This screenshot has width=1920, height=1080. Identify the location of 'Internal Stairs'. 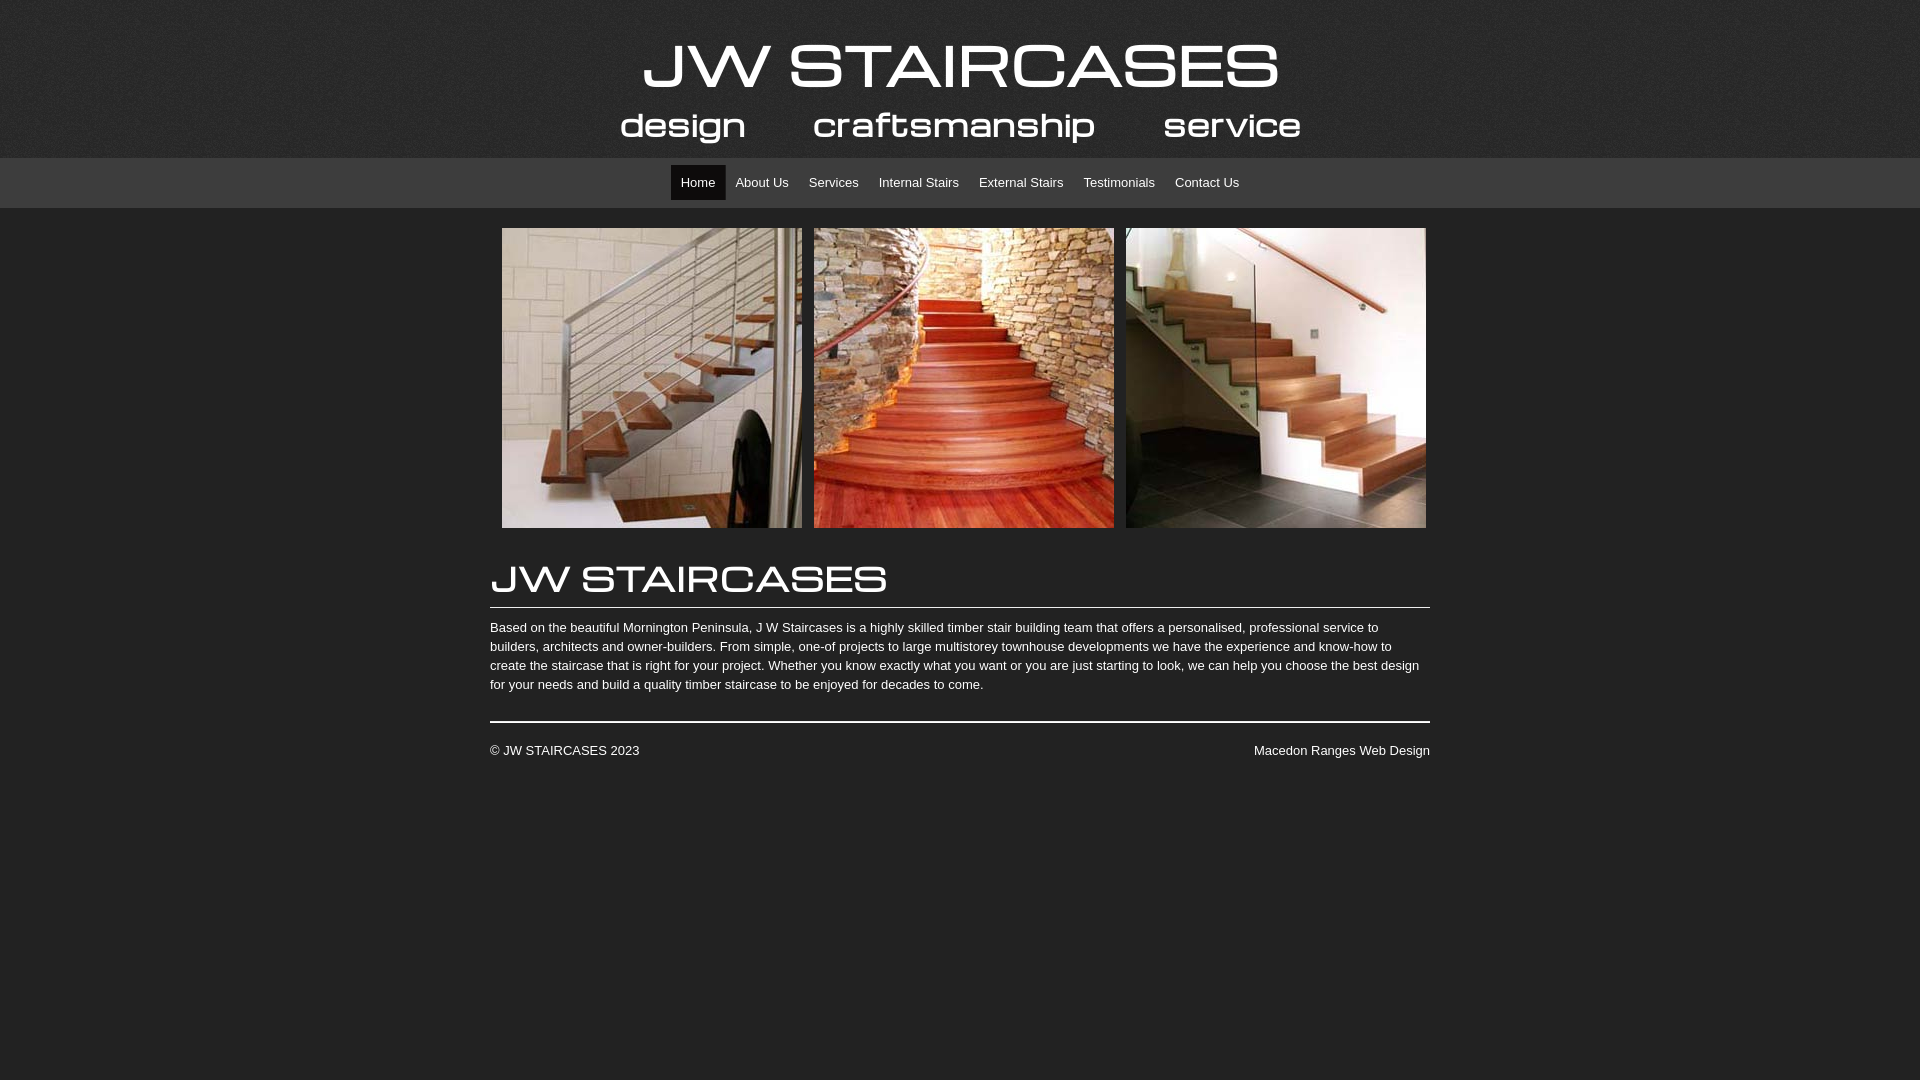
(917, 182).